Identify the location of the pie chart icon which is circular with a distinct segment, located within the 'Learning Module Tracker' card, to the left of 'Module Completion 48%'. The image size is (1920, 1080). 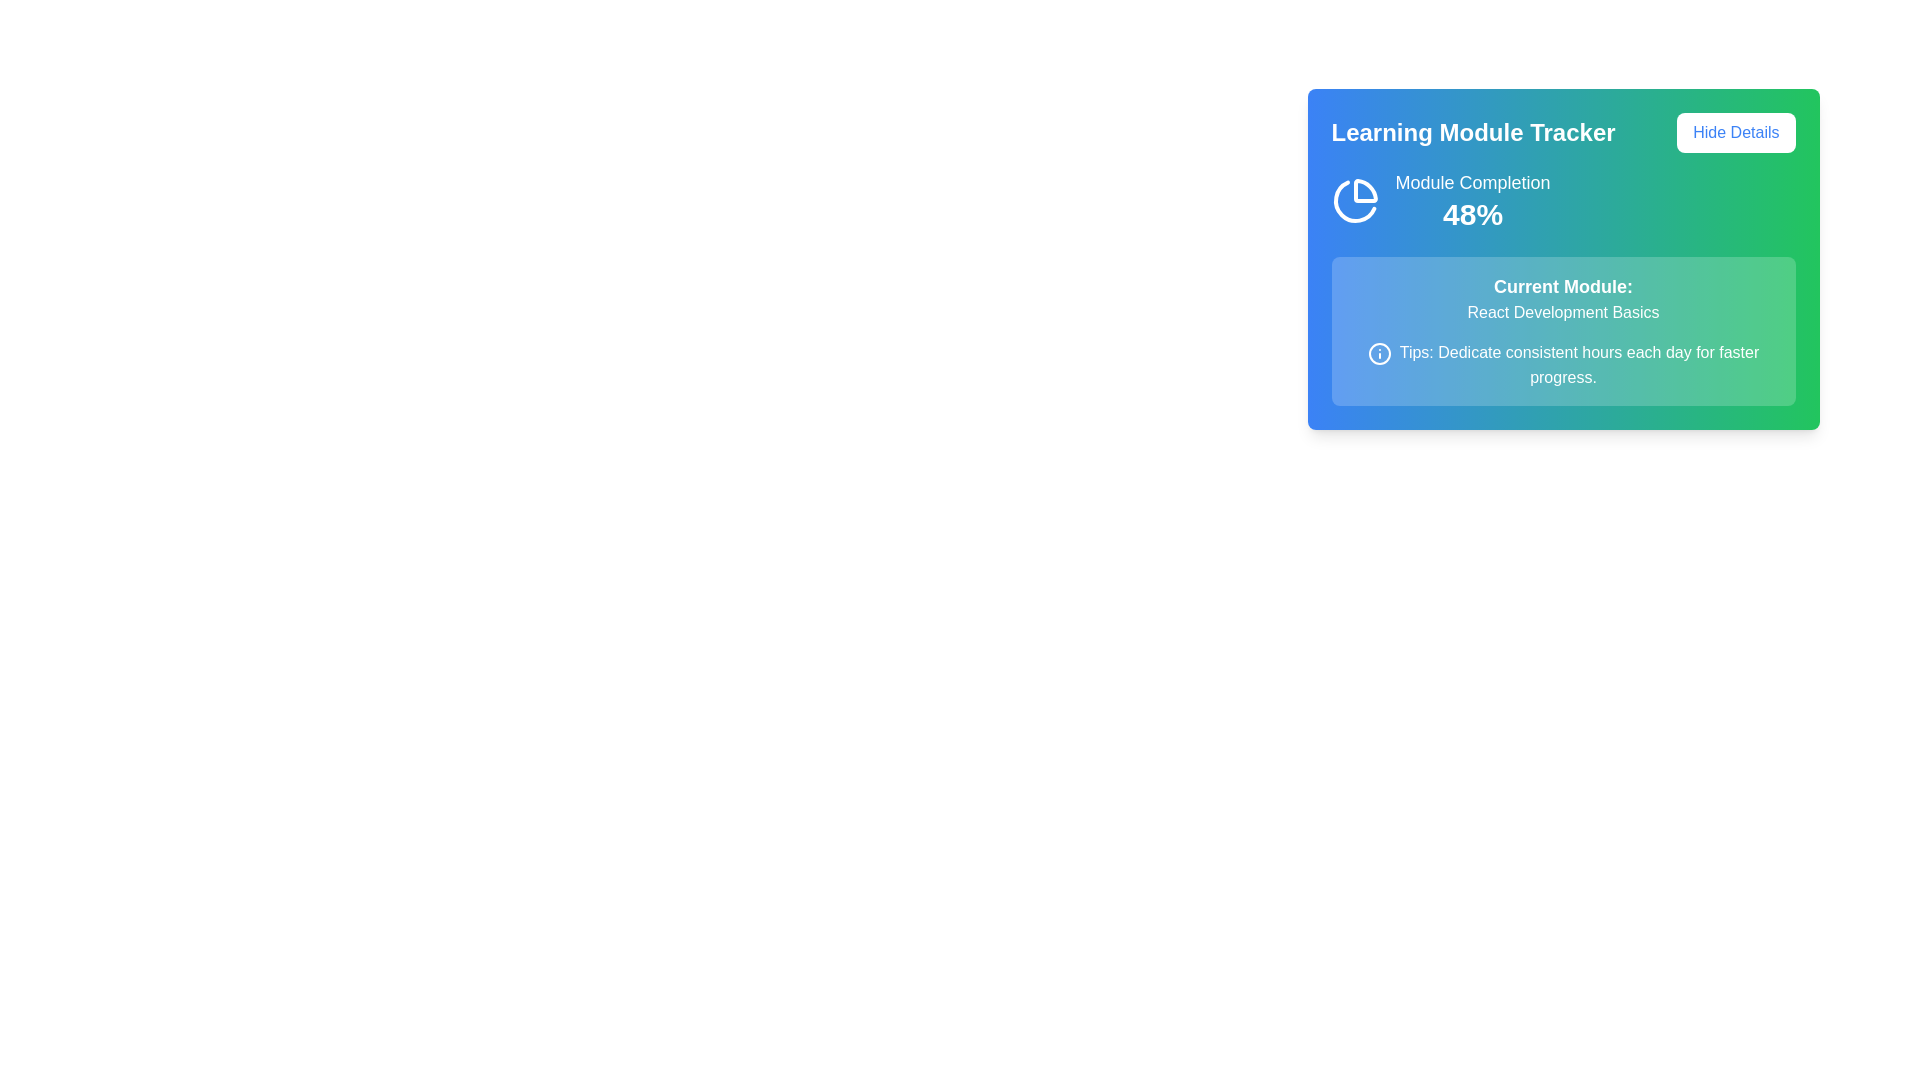
(1355, 200).